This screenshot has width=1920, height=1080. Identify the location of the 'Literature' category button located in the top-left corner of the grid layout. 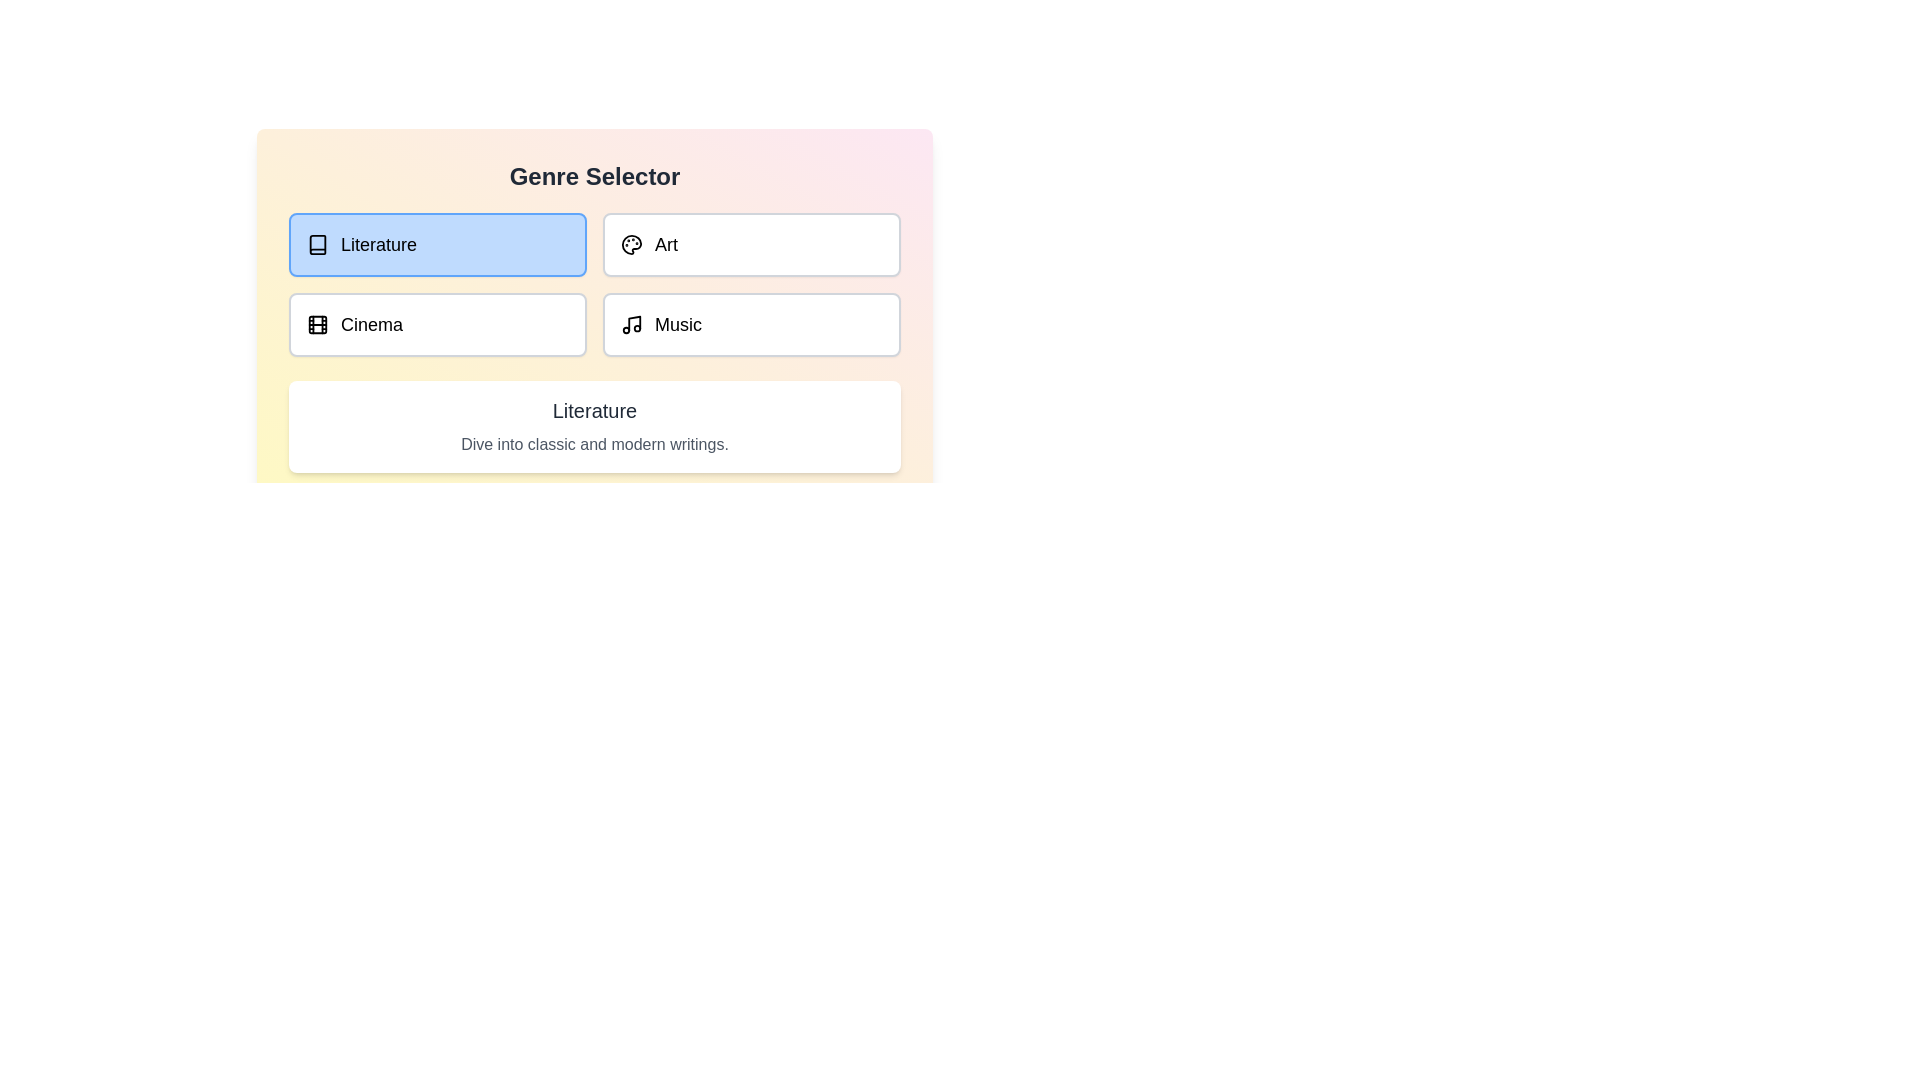
(436, 244).